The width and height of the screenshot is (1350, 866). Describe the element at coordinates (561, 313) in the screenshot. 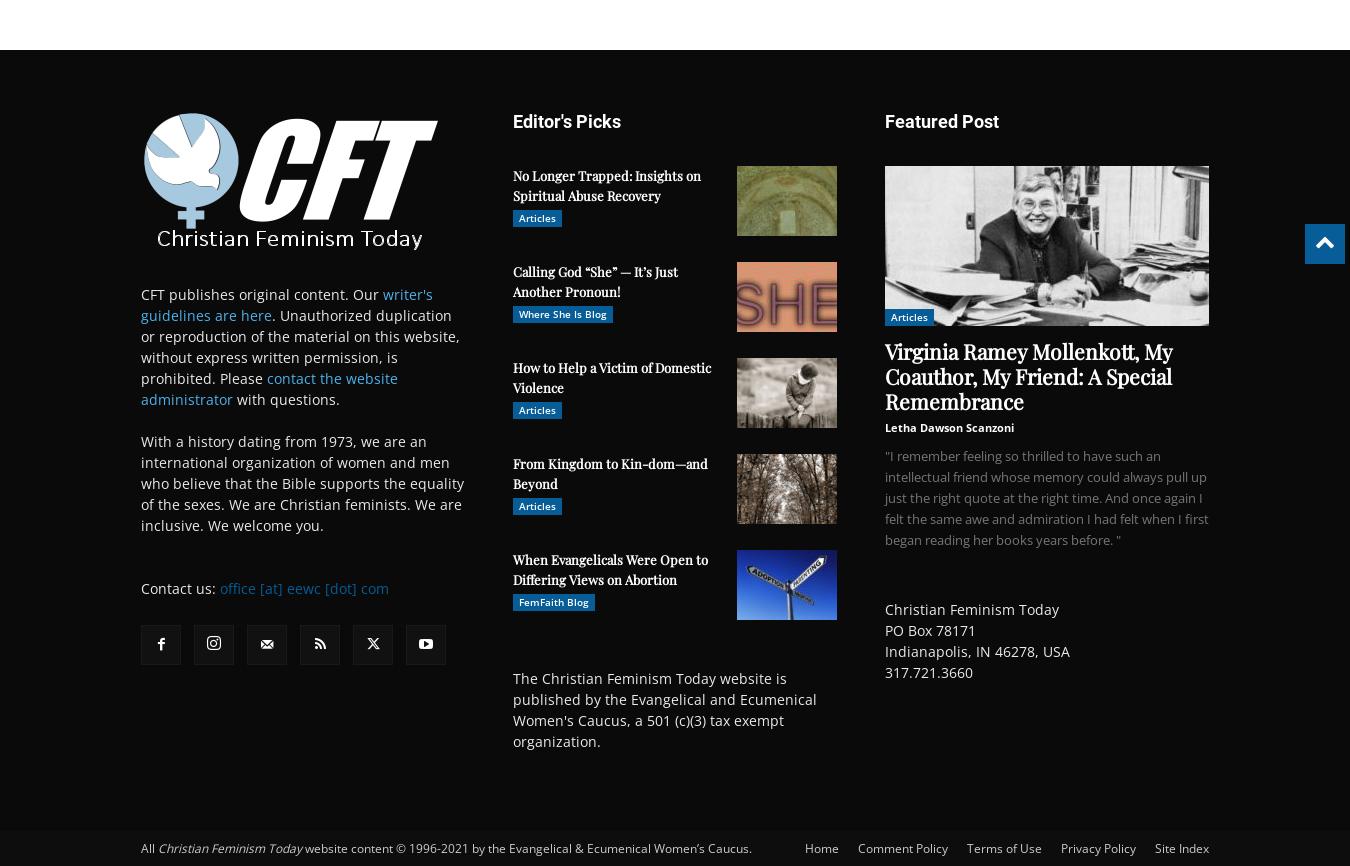

I see `'Where She Is Blog'` at that location.